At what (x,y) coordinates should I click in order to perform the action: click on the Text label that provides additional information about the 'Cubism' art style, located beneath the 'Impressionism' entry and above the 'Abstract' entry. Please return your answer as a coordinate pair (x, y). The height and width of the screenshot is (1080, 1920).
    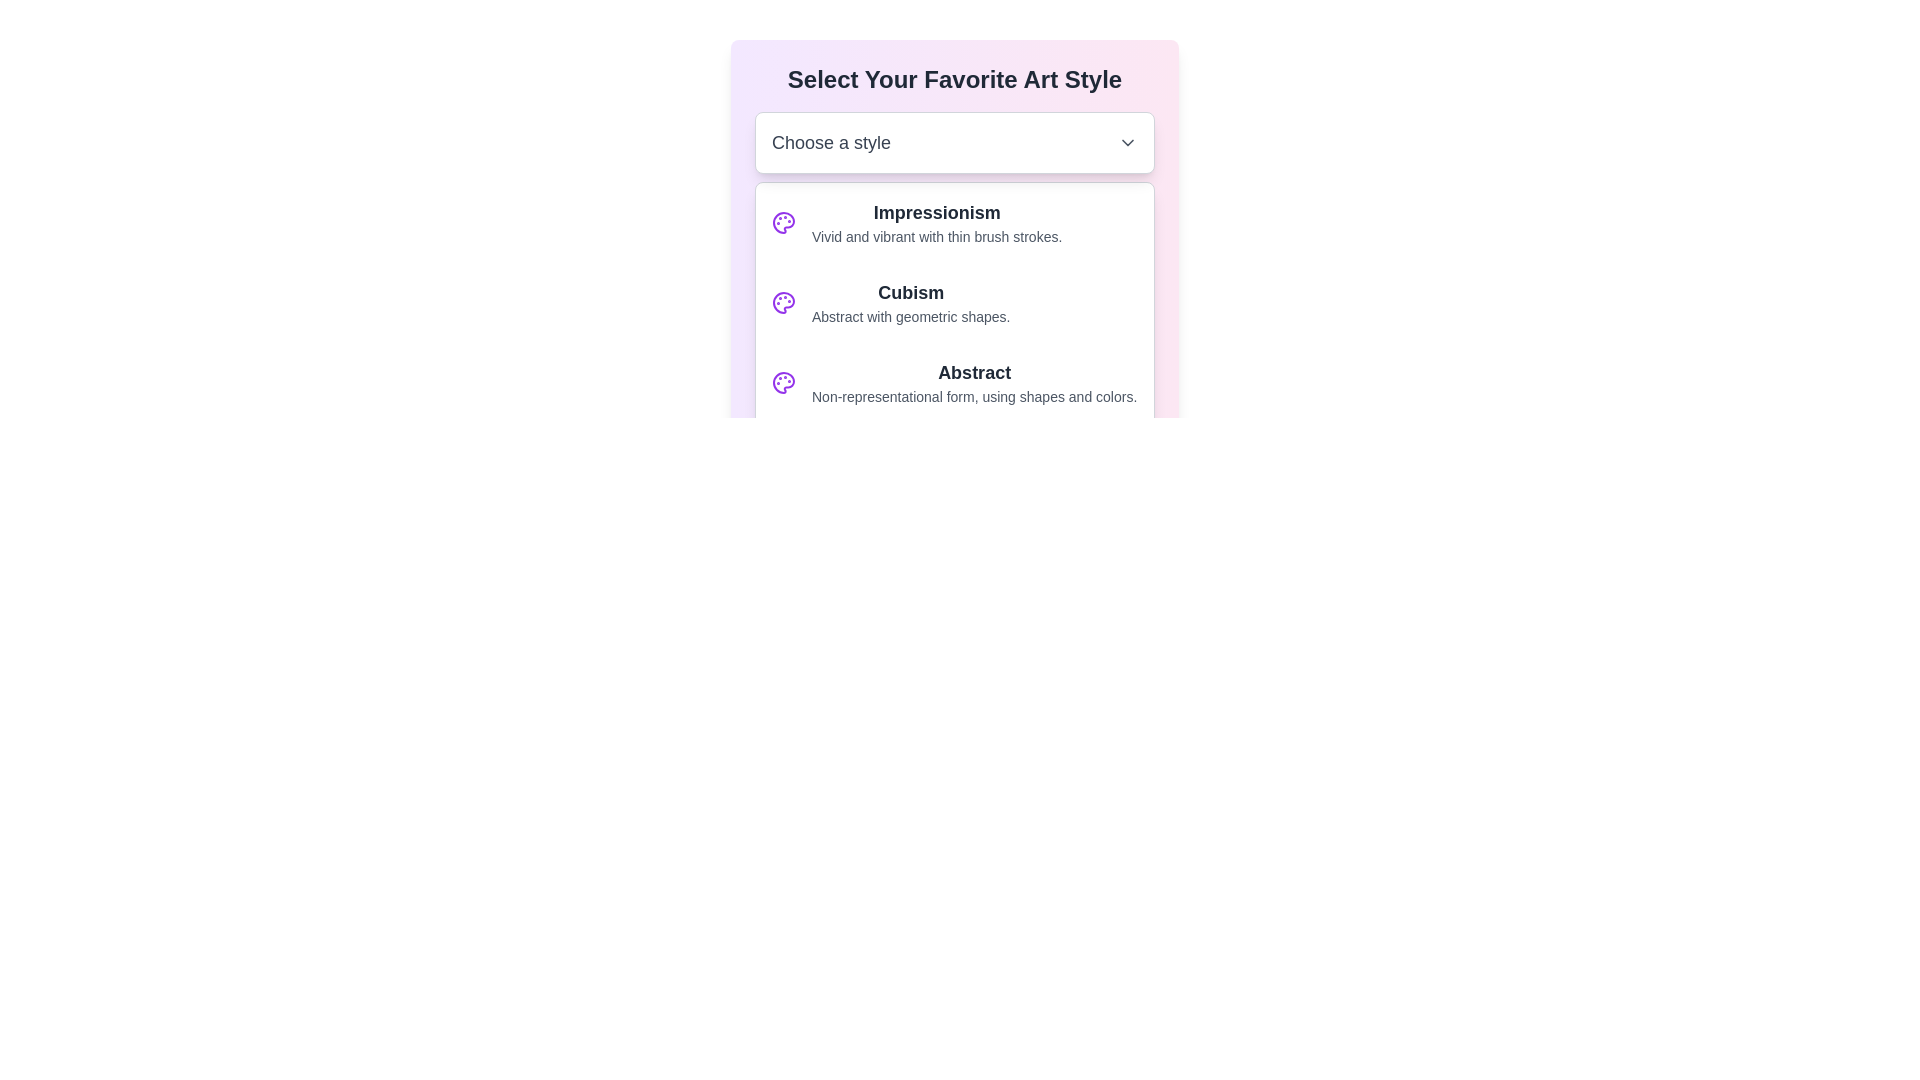
    Looking at the image, I should click on (910, 315).